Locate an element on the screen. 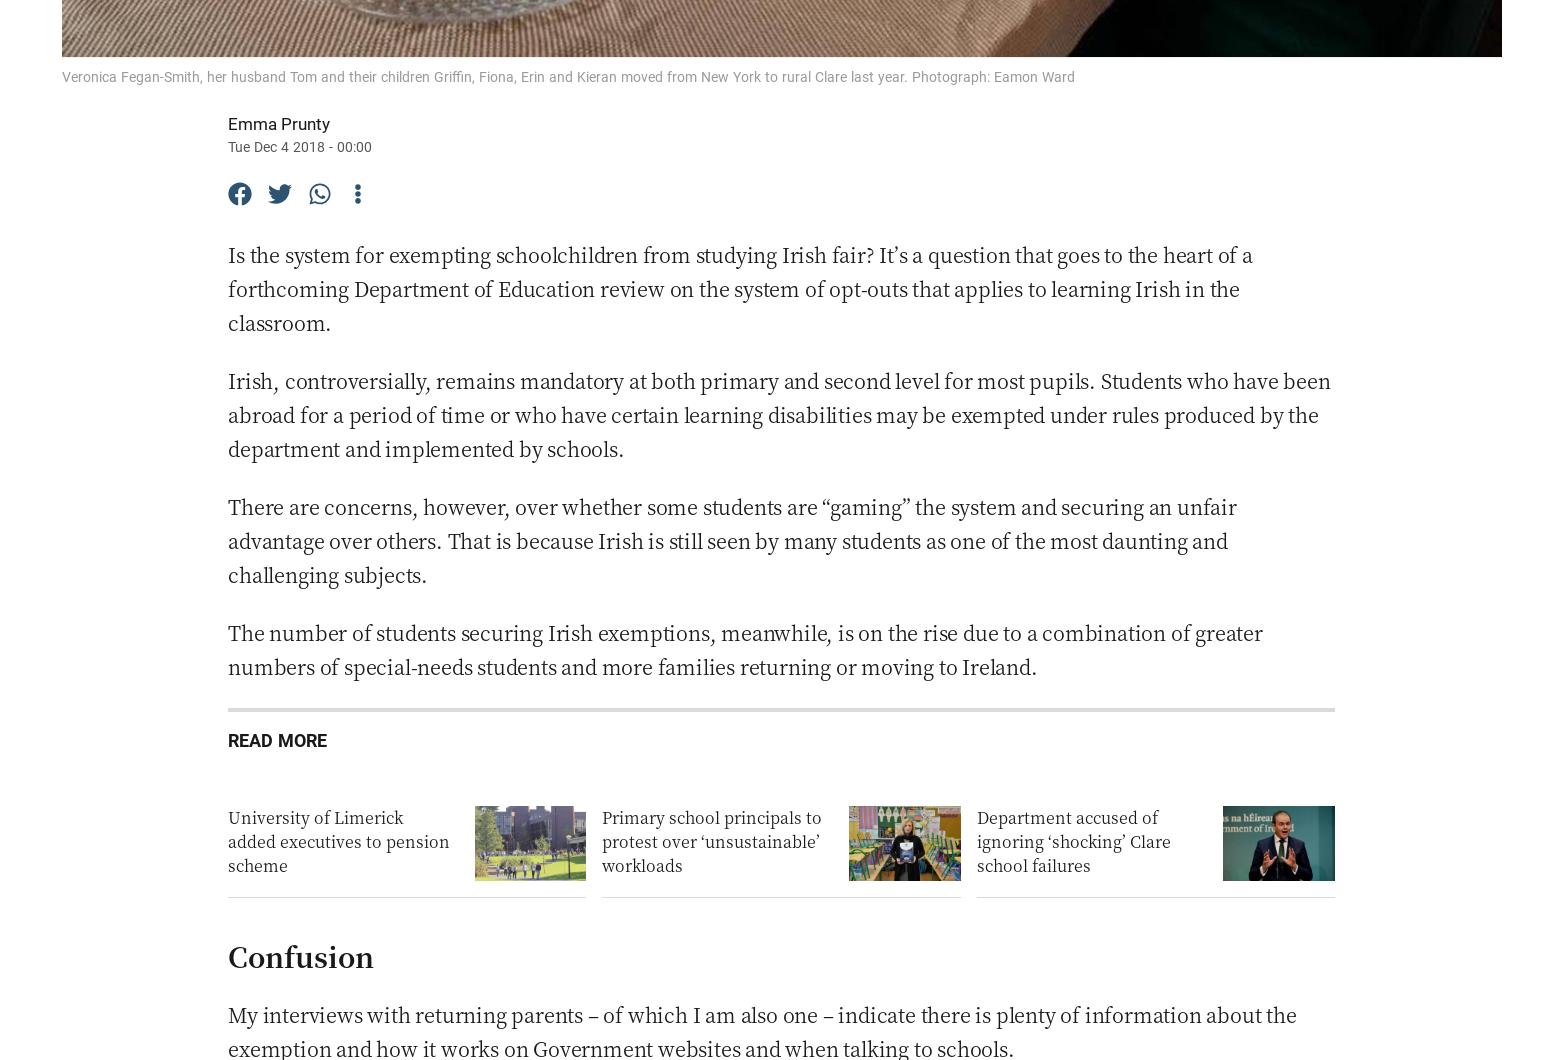  'There are concerns, however, over whether some students are “gaming” the system and securing an unfair advantage over others. That is because Irish is still seen by many students as one of the most daunting and challenging subjects.' is located at coordinates (731, 540).